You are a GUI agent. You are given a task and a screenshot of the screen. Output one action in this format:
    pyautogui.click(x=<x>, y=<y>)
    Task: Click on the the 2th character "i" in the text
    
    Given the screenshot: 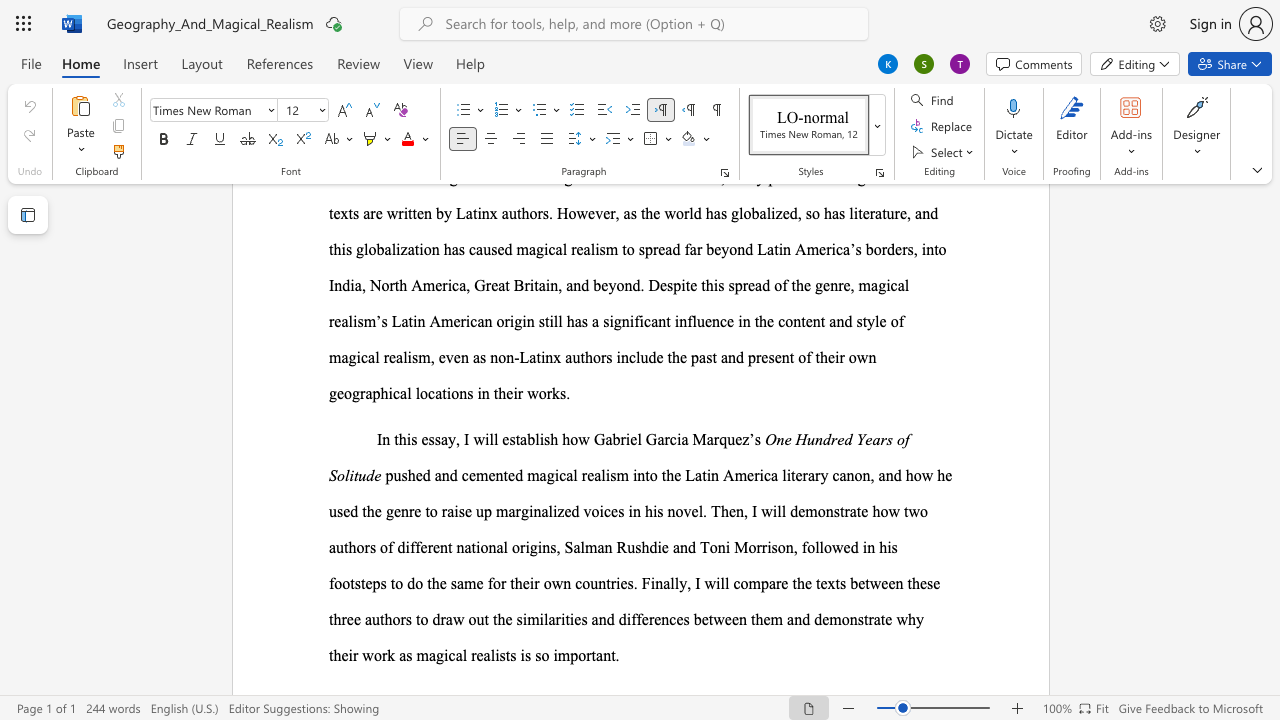 What is the action you would take?
    pyautogui.click(x=487, y=438)
    